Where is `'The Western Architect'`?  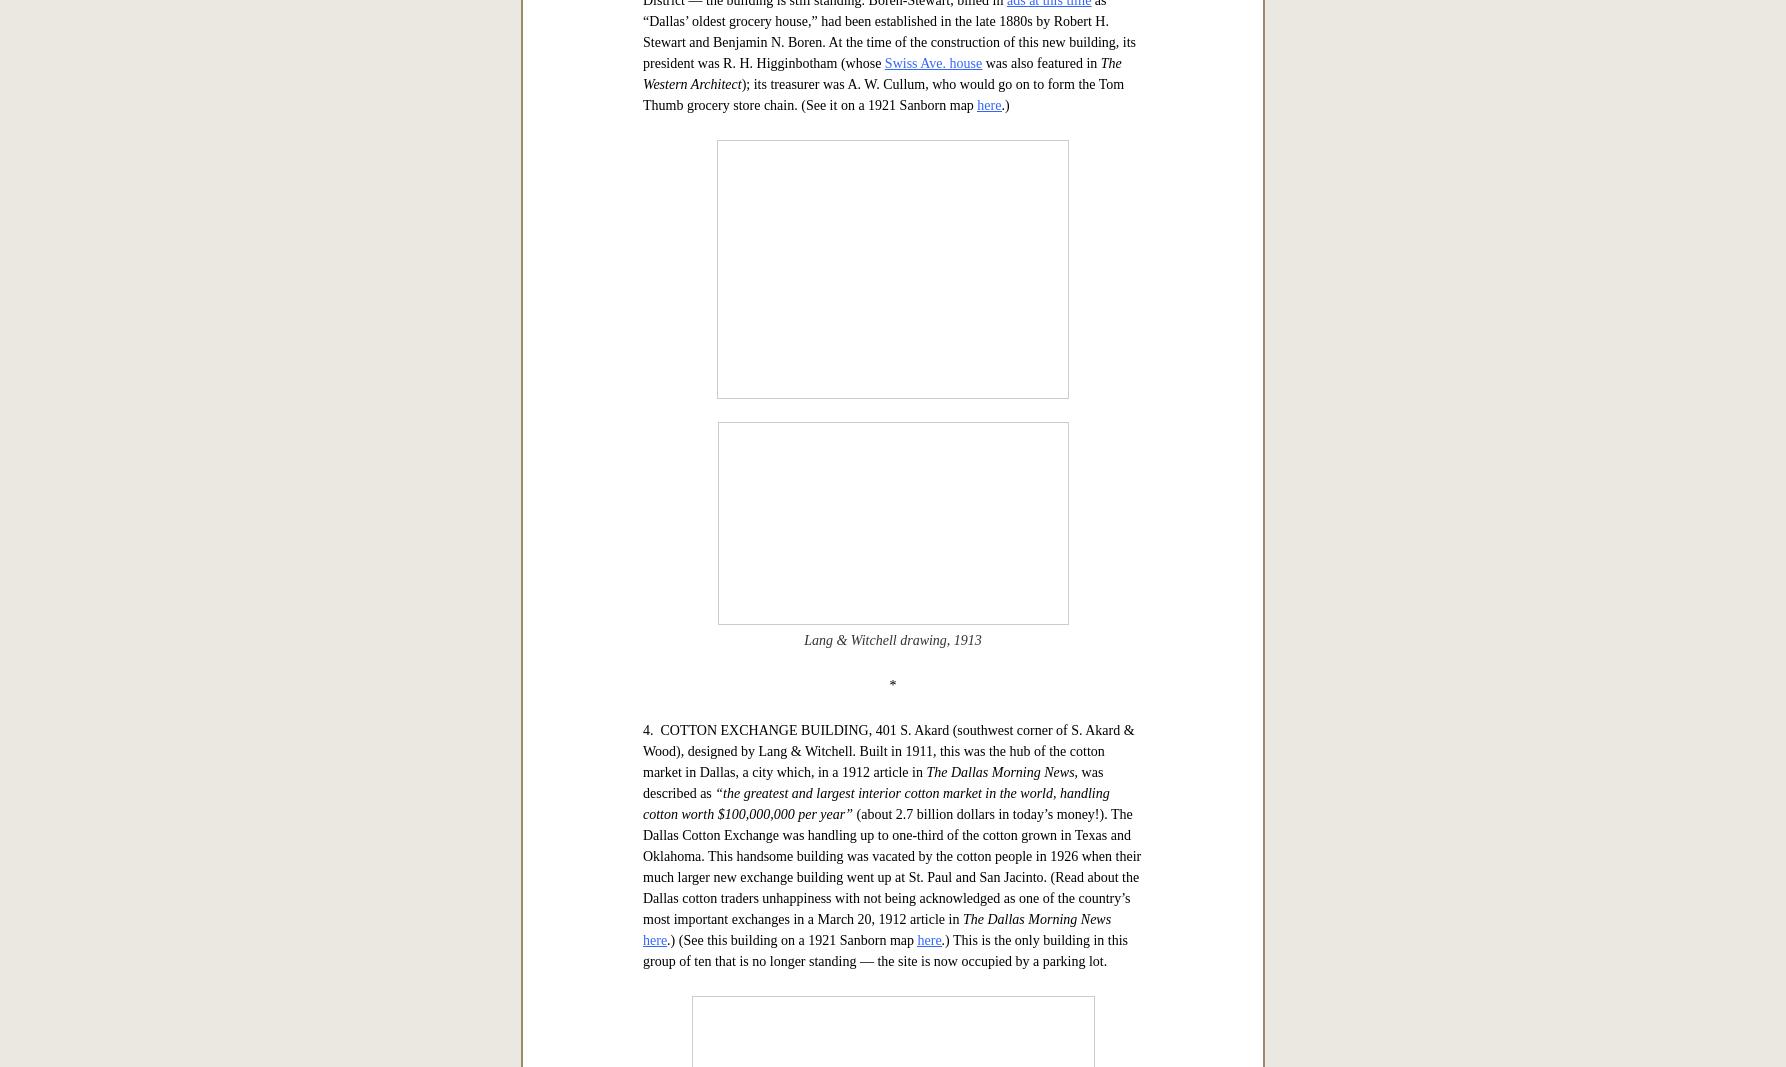 'The Western Architect' is located at coordinates (880, 701).